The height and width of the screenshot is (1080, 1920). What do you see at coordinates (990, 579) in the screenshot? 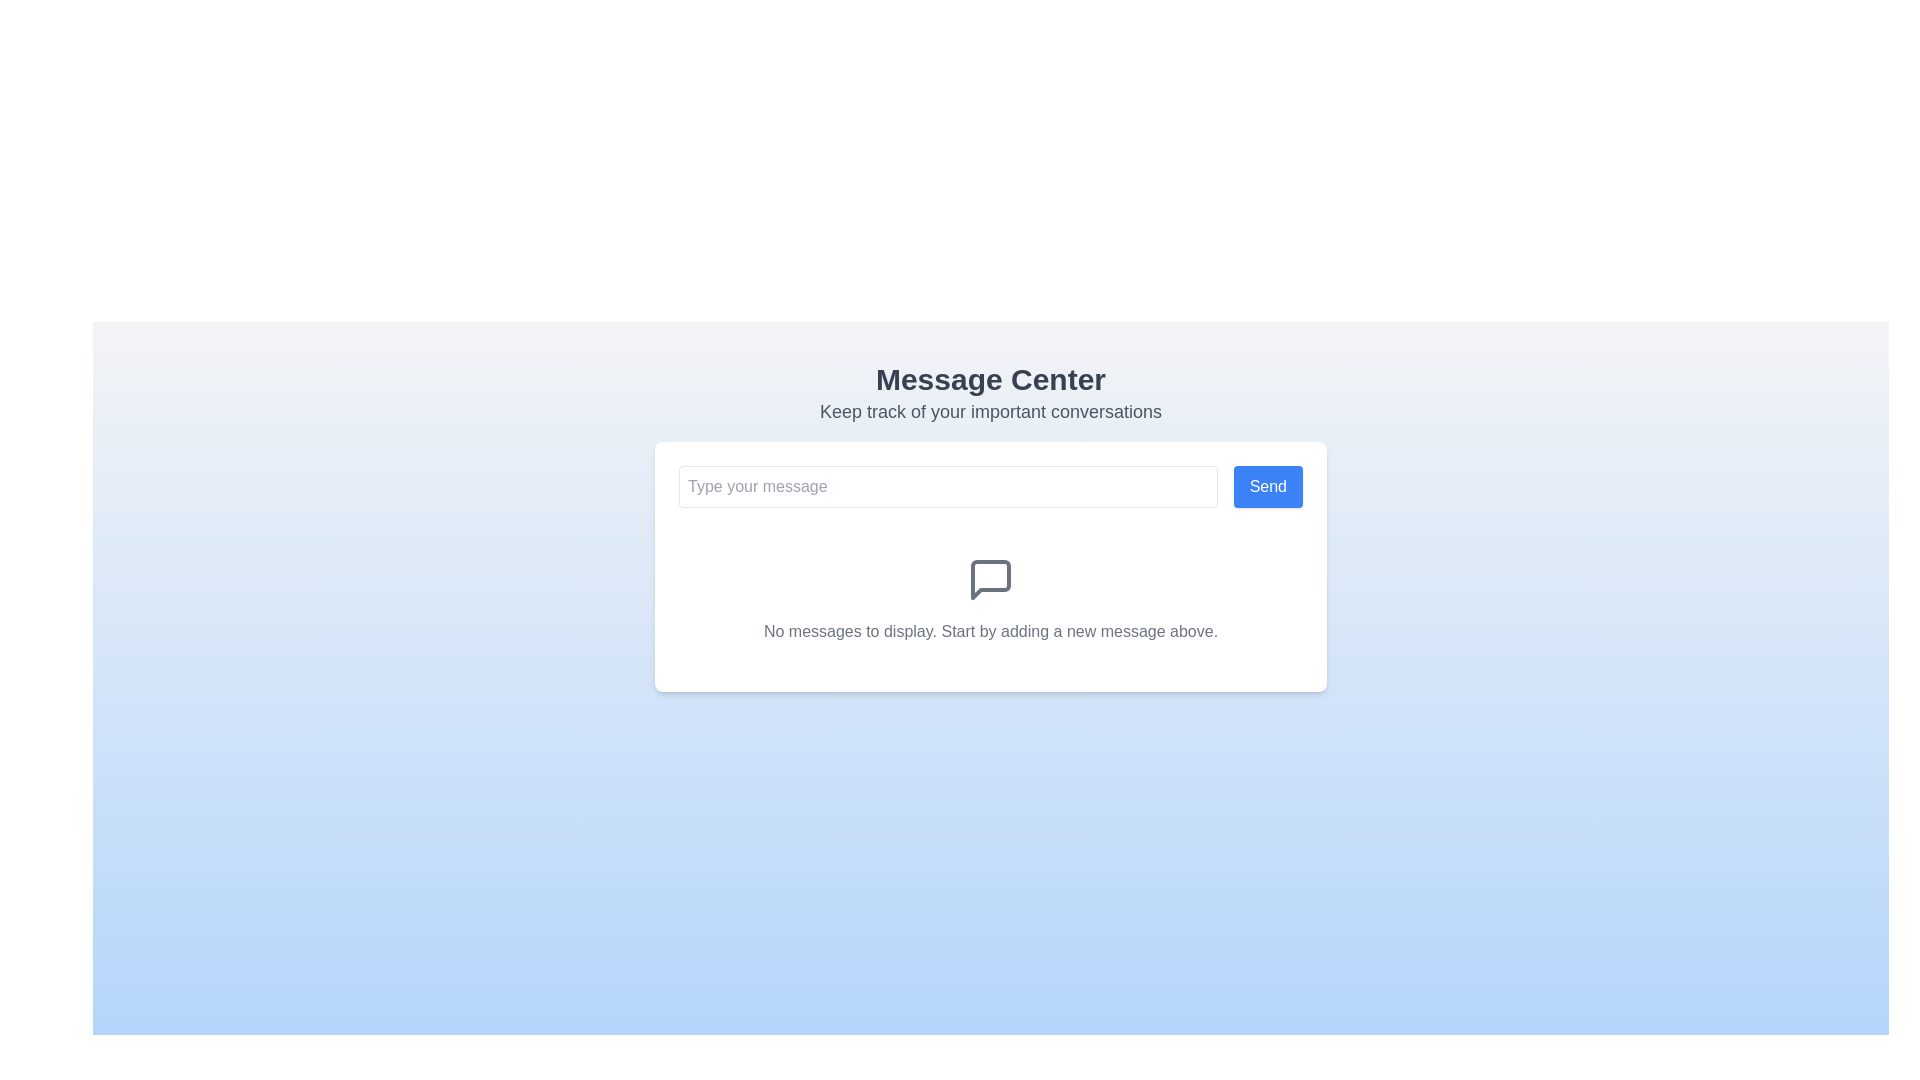
I see `the decorative icon that represents messaging or communication, positioned directly above the text 'No messages` at bounding box center [990, 579].